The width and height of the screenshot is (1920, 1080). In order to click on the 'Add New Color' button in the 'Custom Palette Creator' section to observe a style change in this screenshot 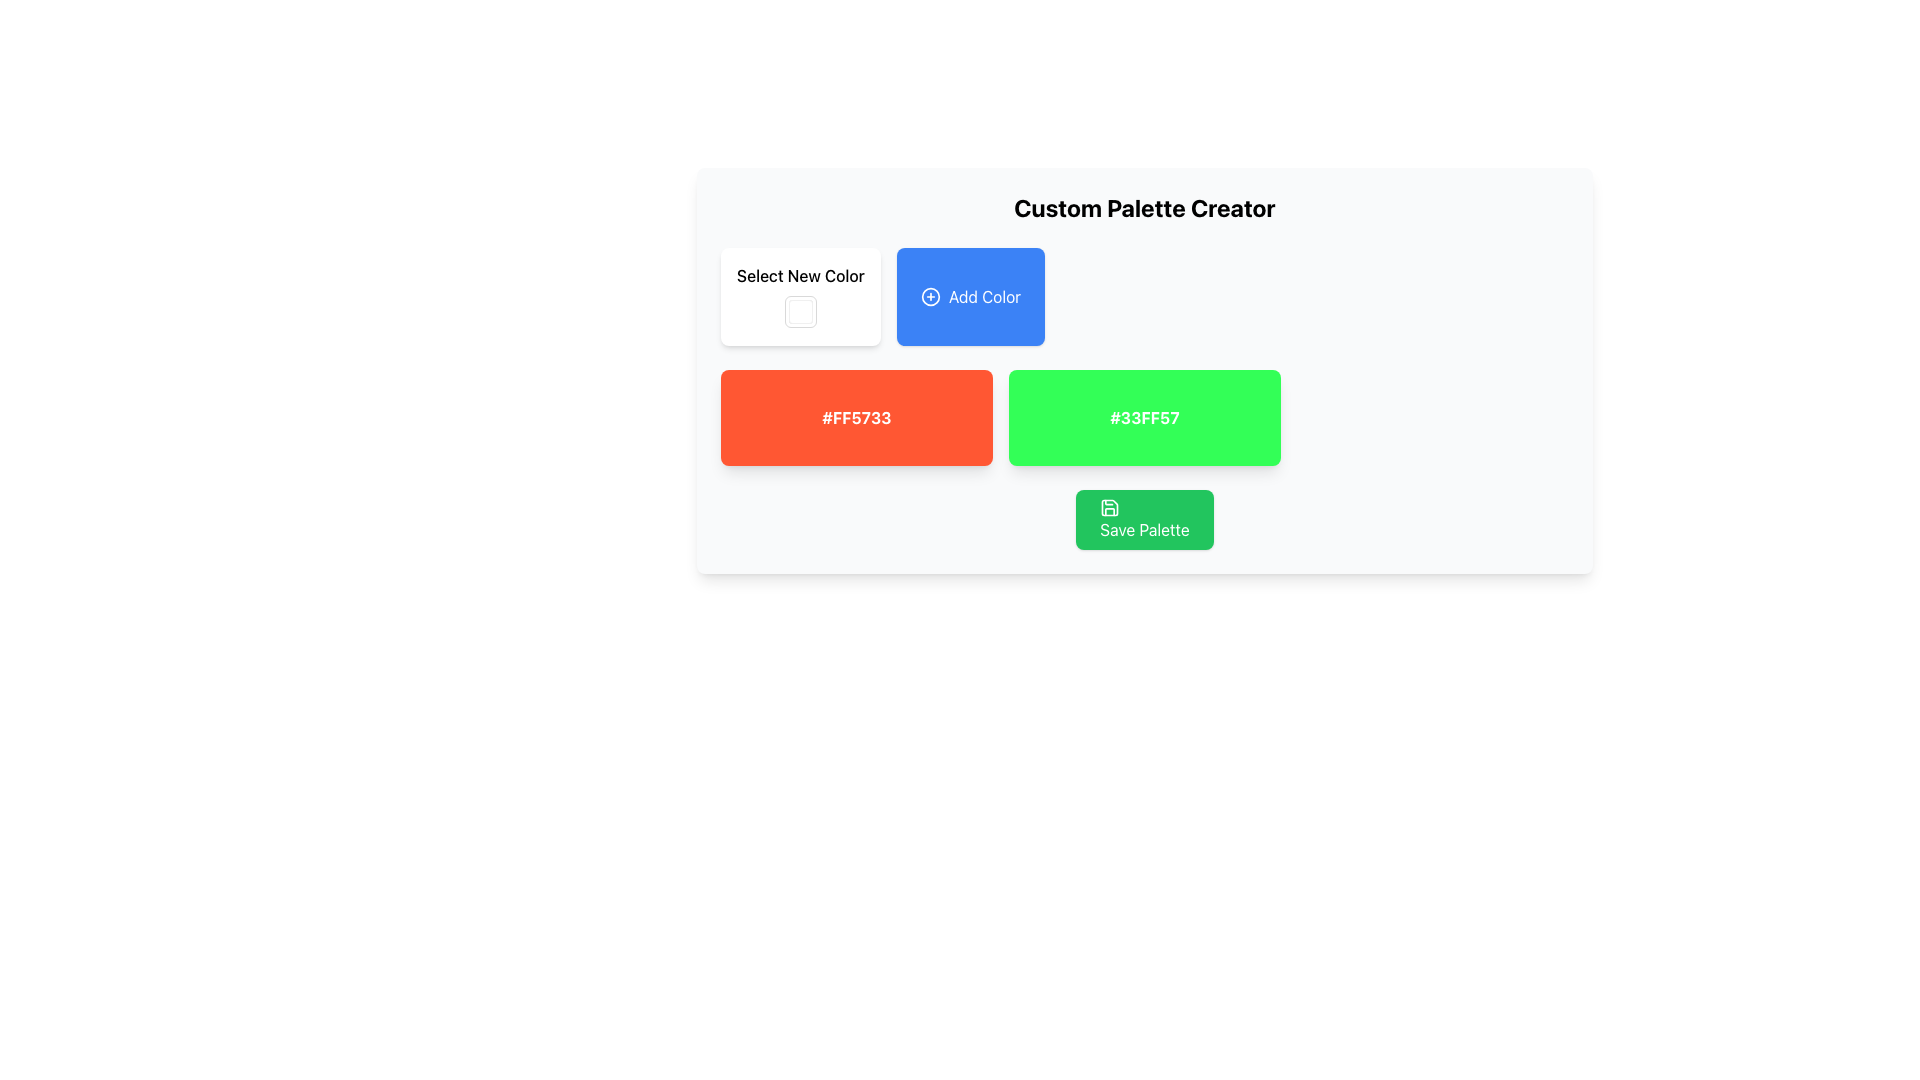, I will do `click(970, 297)`.